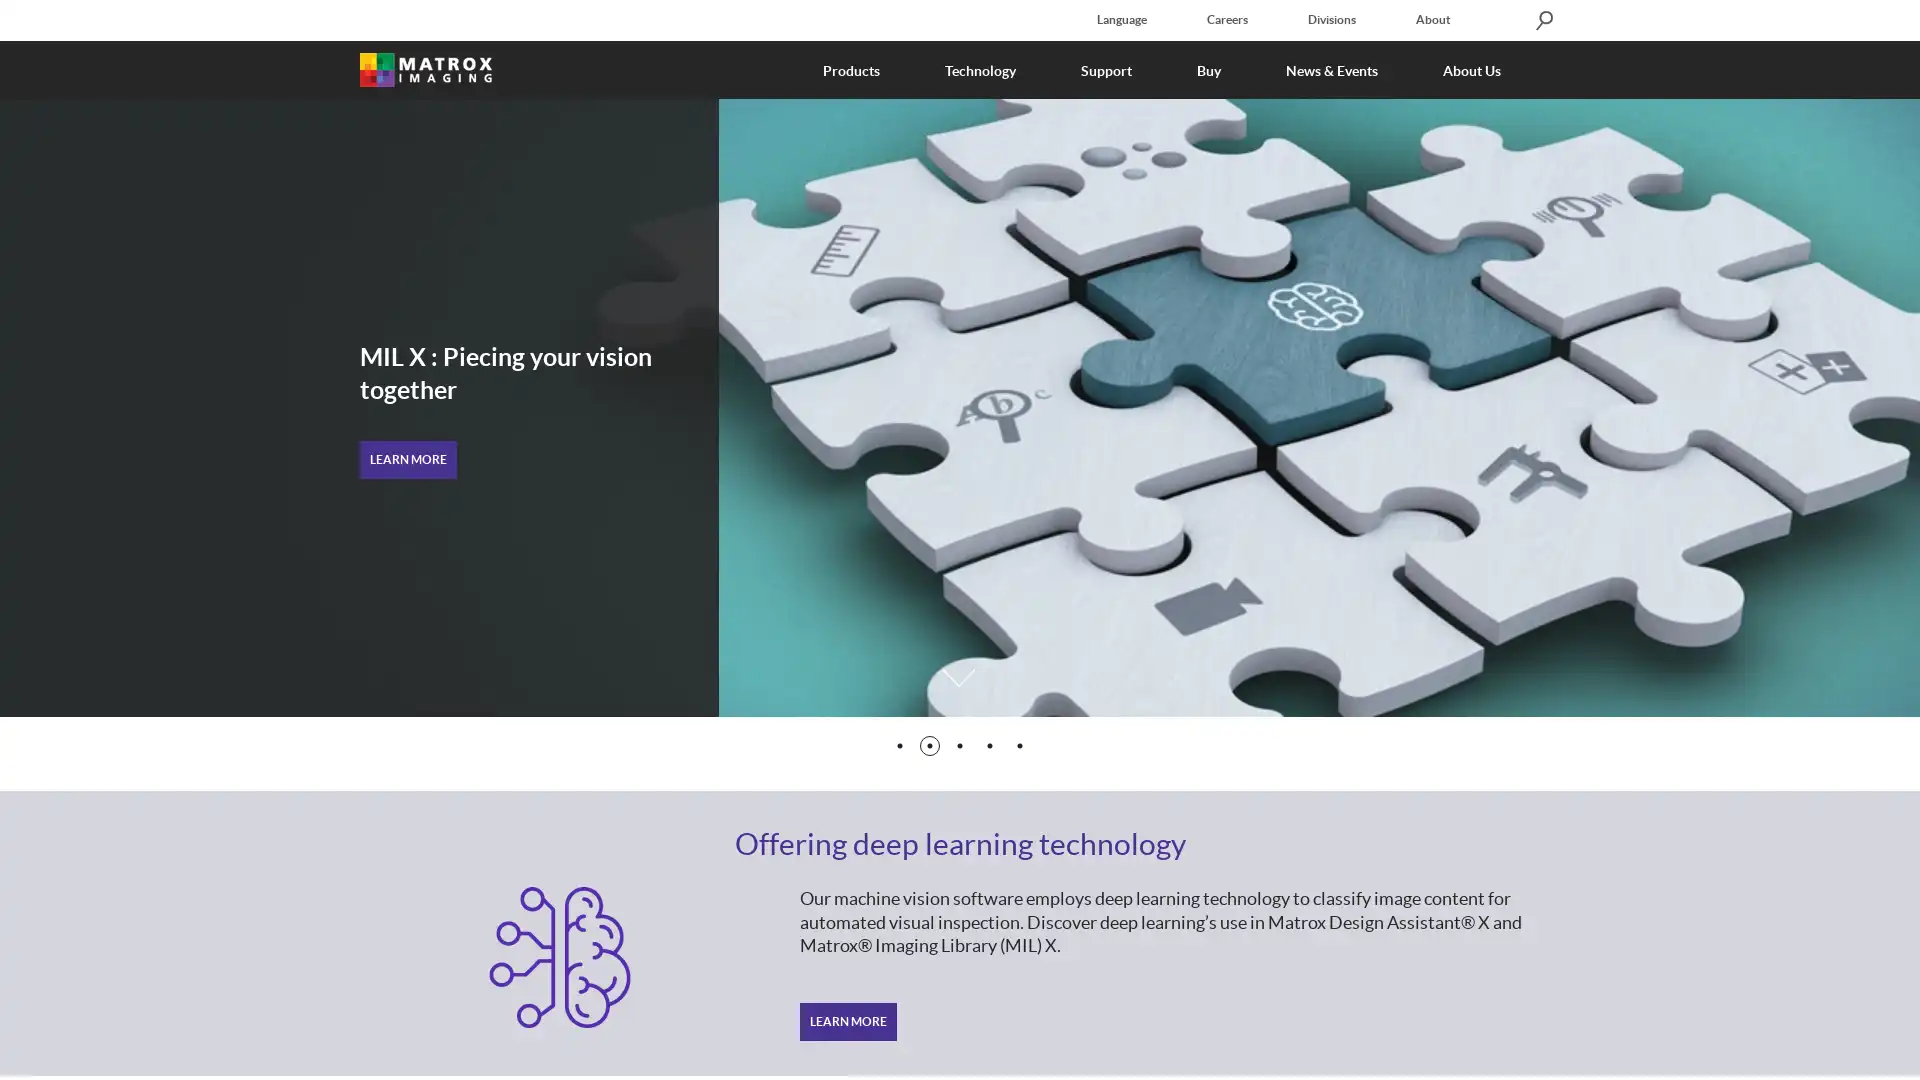  What do you see at coordinates (929, 745) in the screenshot?
I see `2` at bounding box center [929, 745].